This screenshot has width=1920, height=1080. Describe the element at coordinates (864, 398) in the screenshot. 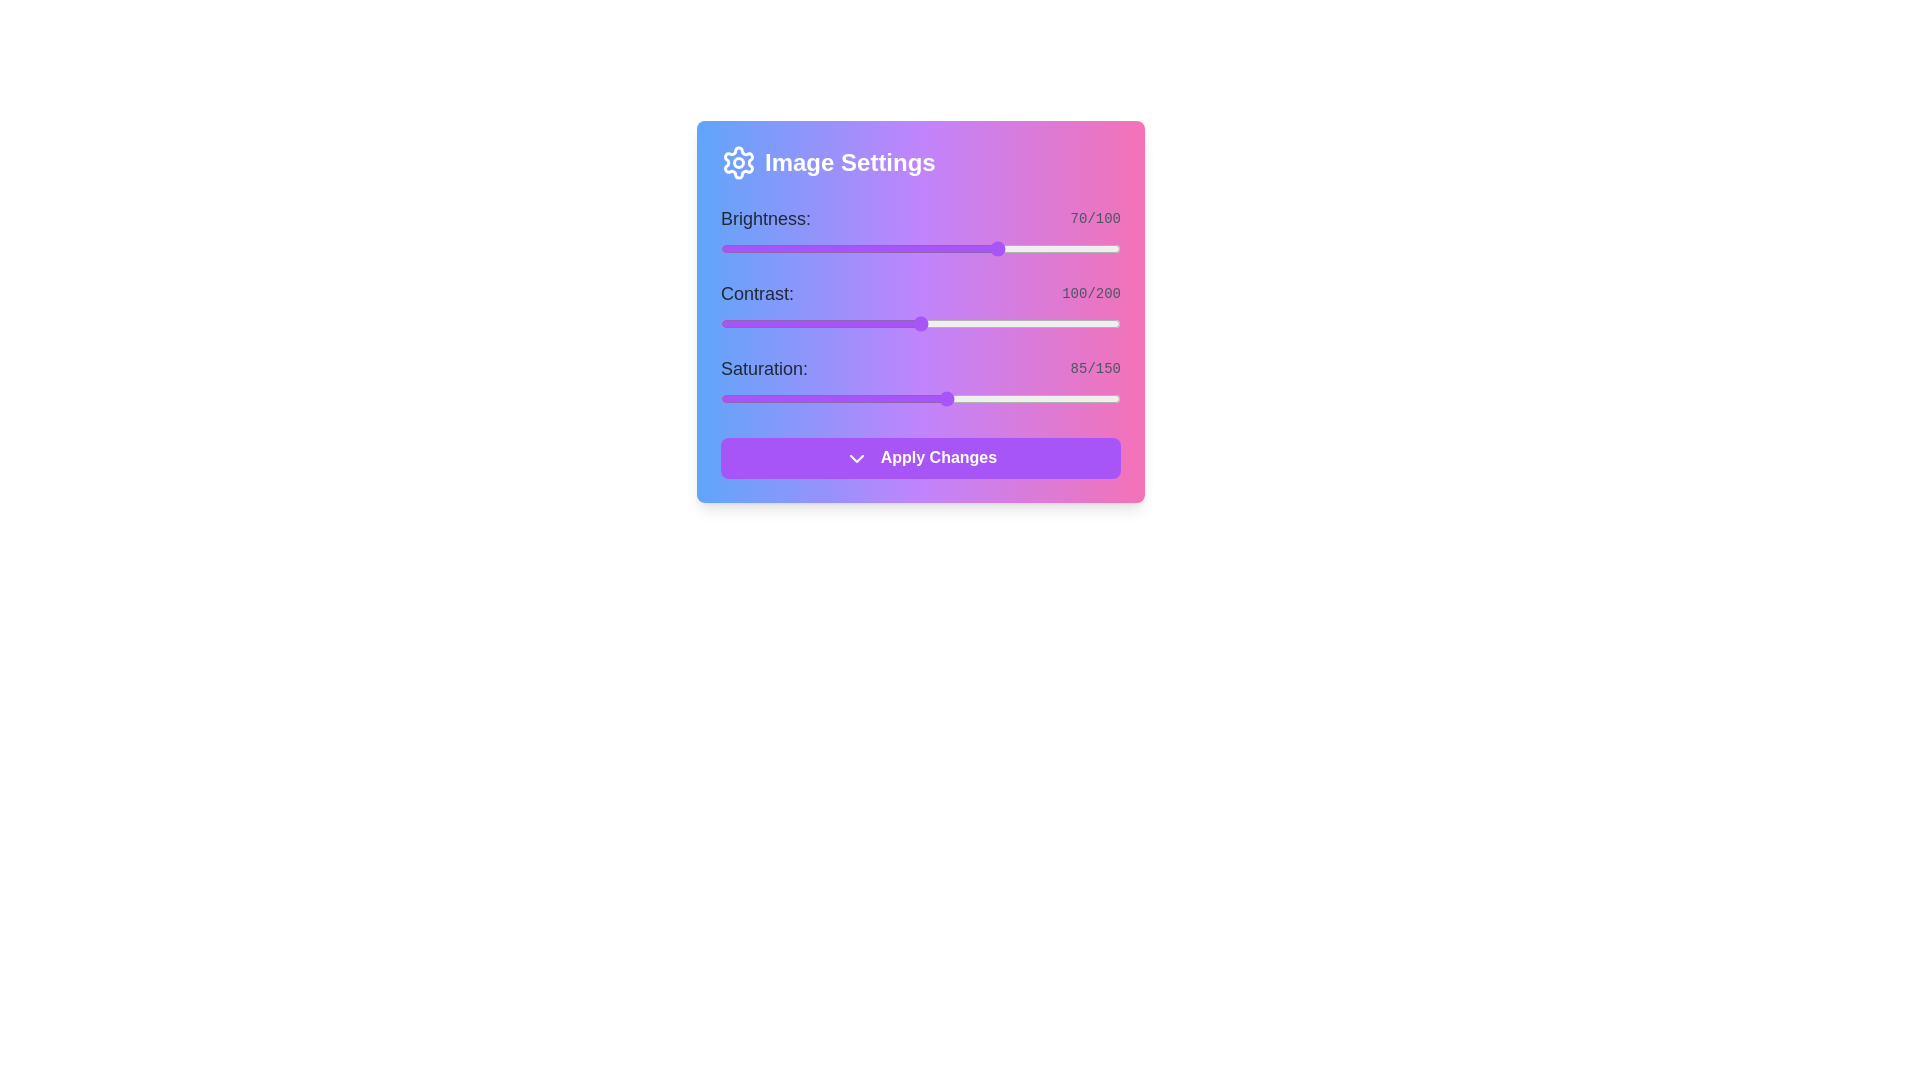

I see `the saturation slider to 54 level` at that location.